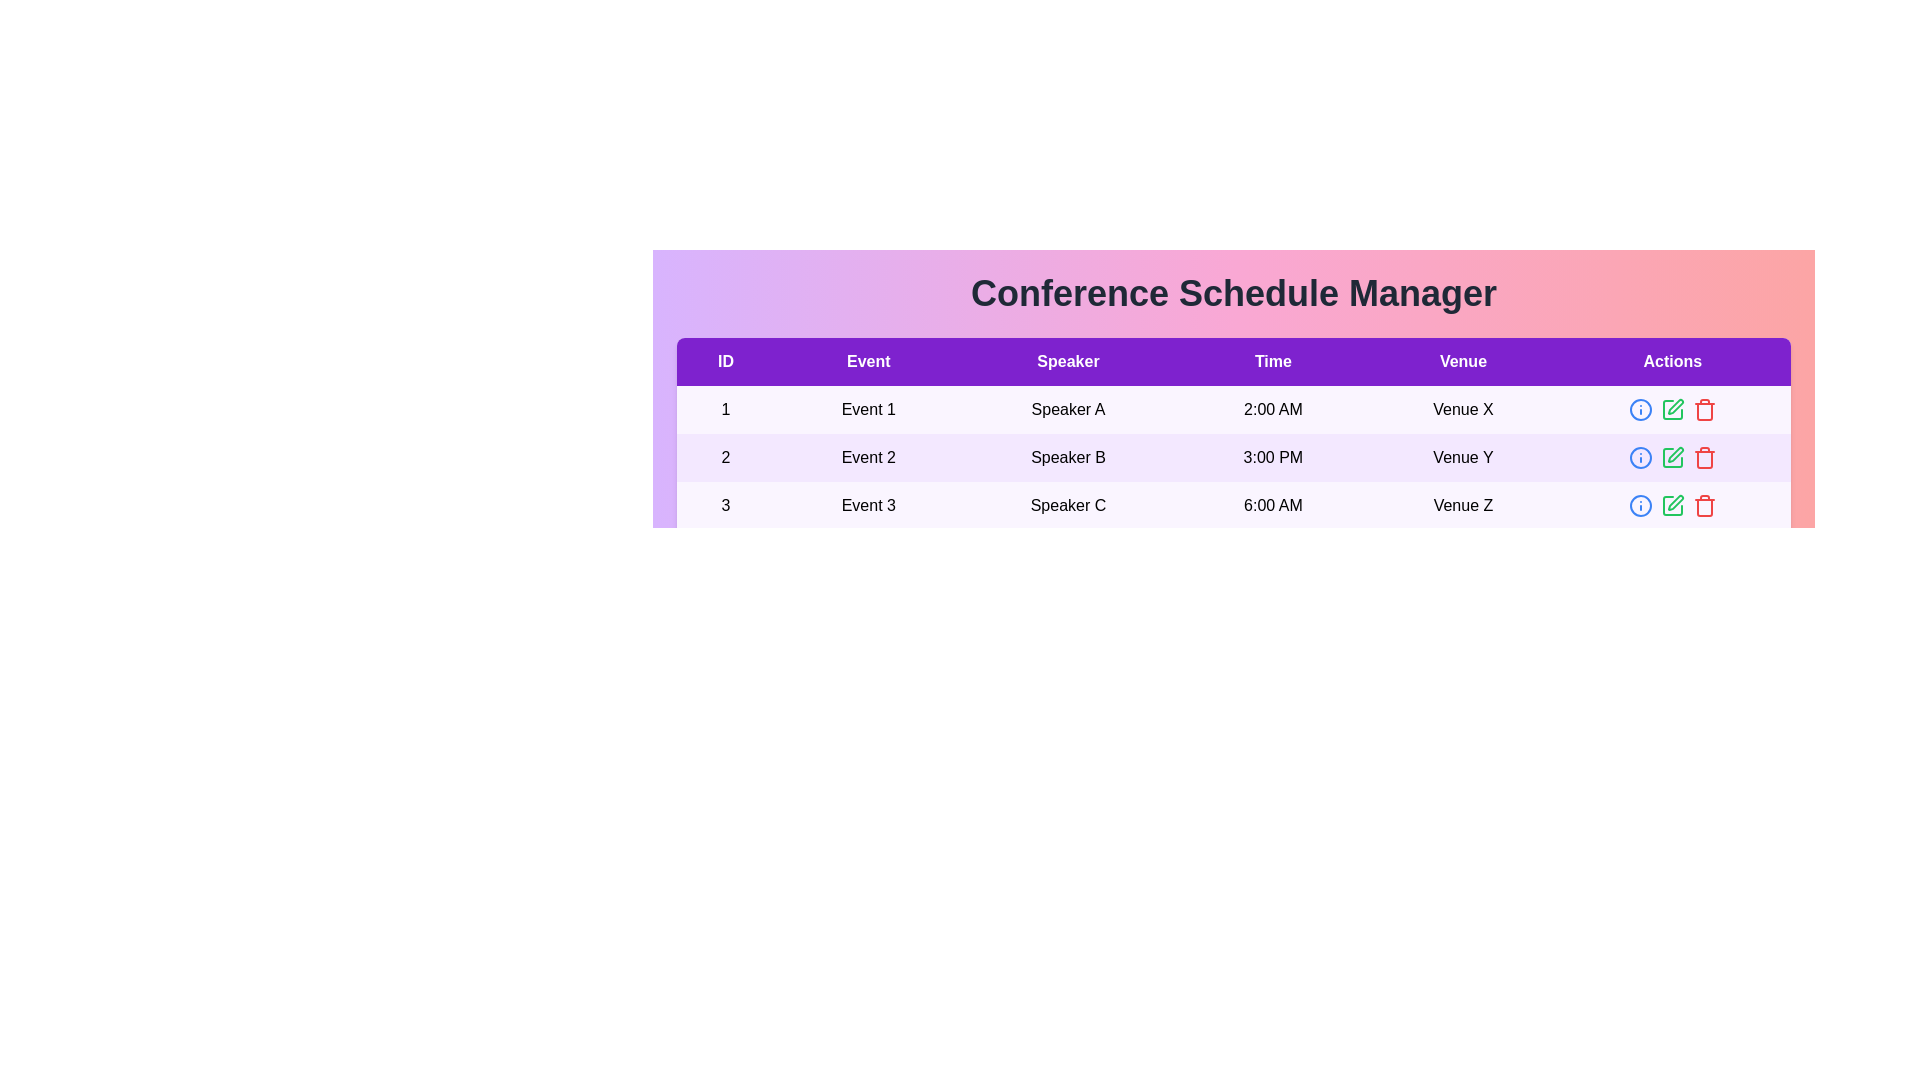 This screenshot has height=1080, width=1920. I want to click on the column header to sort the table by Venue, so click(1463, 362).